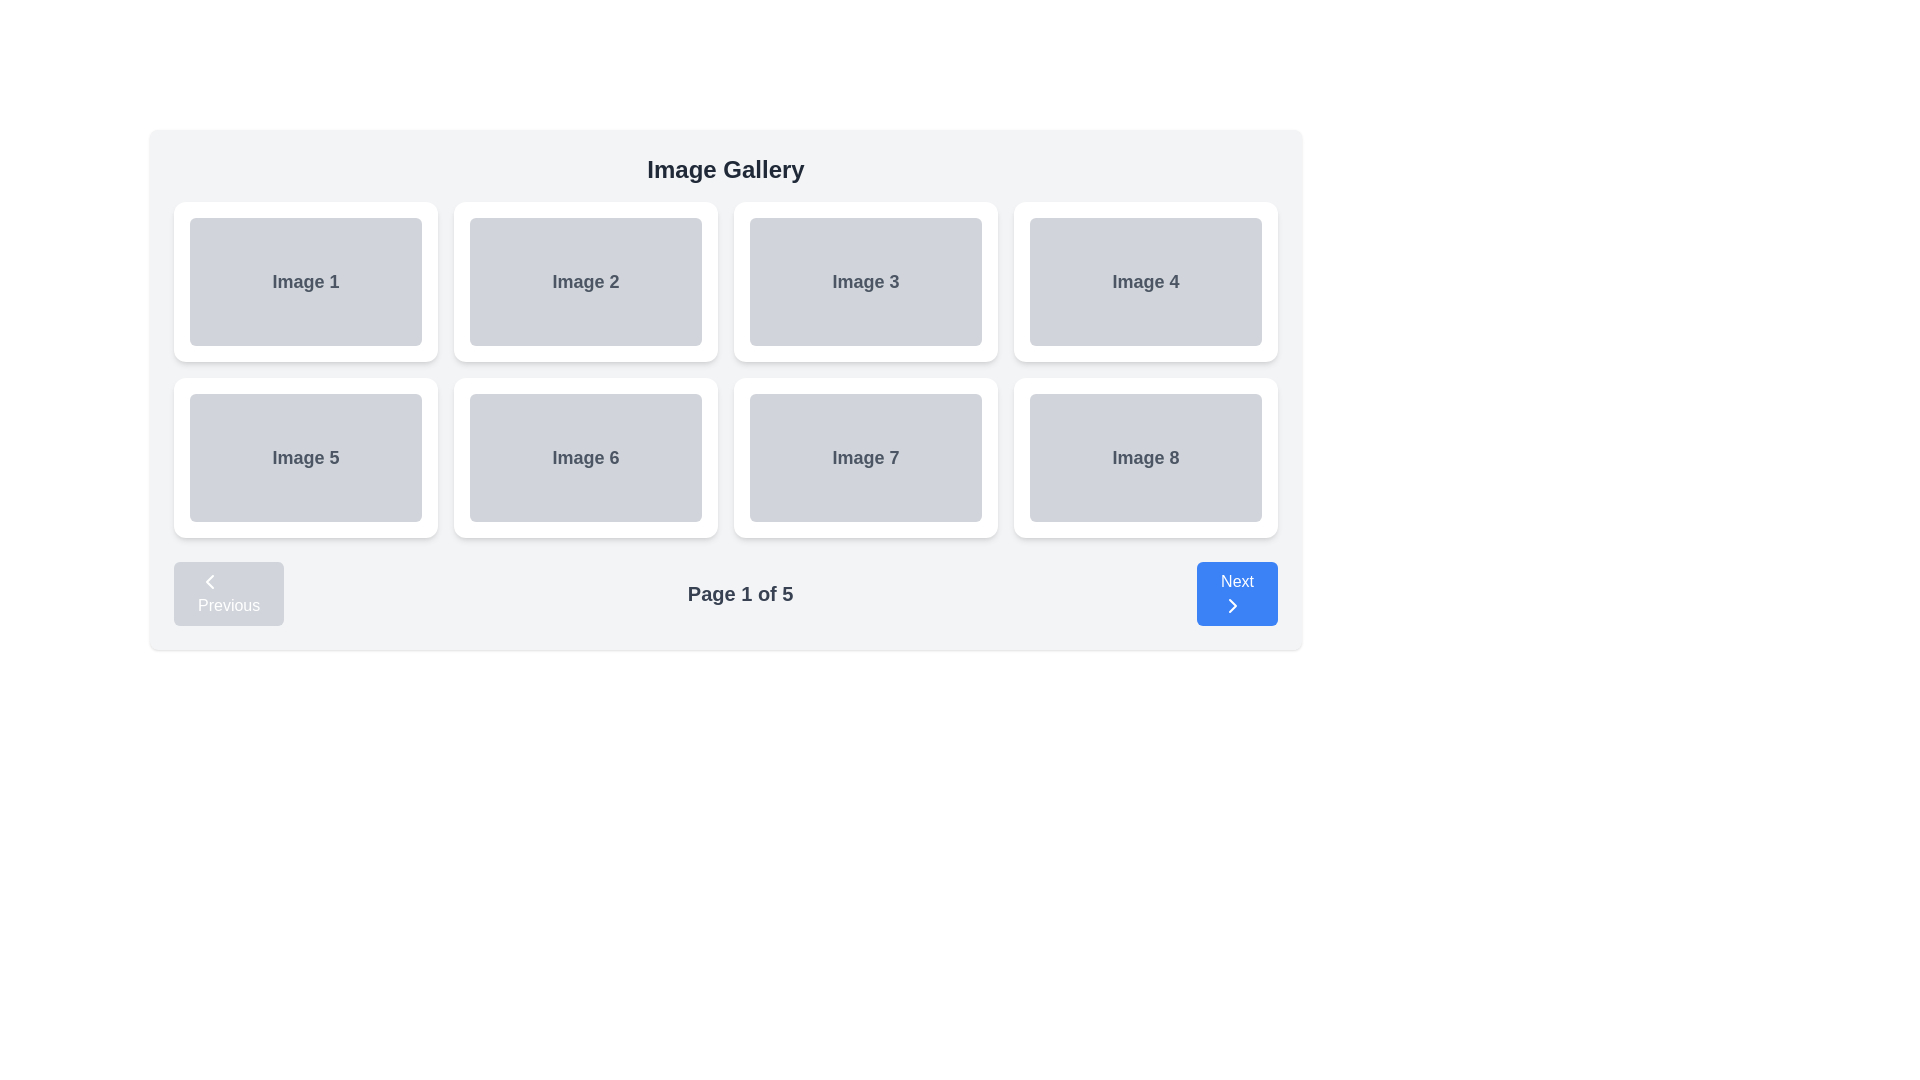 The width and height of the screenshot is (1920, 1080). Describe the element at coordinates (865, 281) in the screenshot. I see `the static visual element labeled 'Image 3' with a gray background and rounded corners in the 'Image Gallery' interface` at that location.